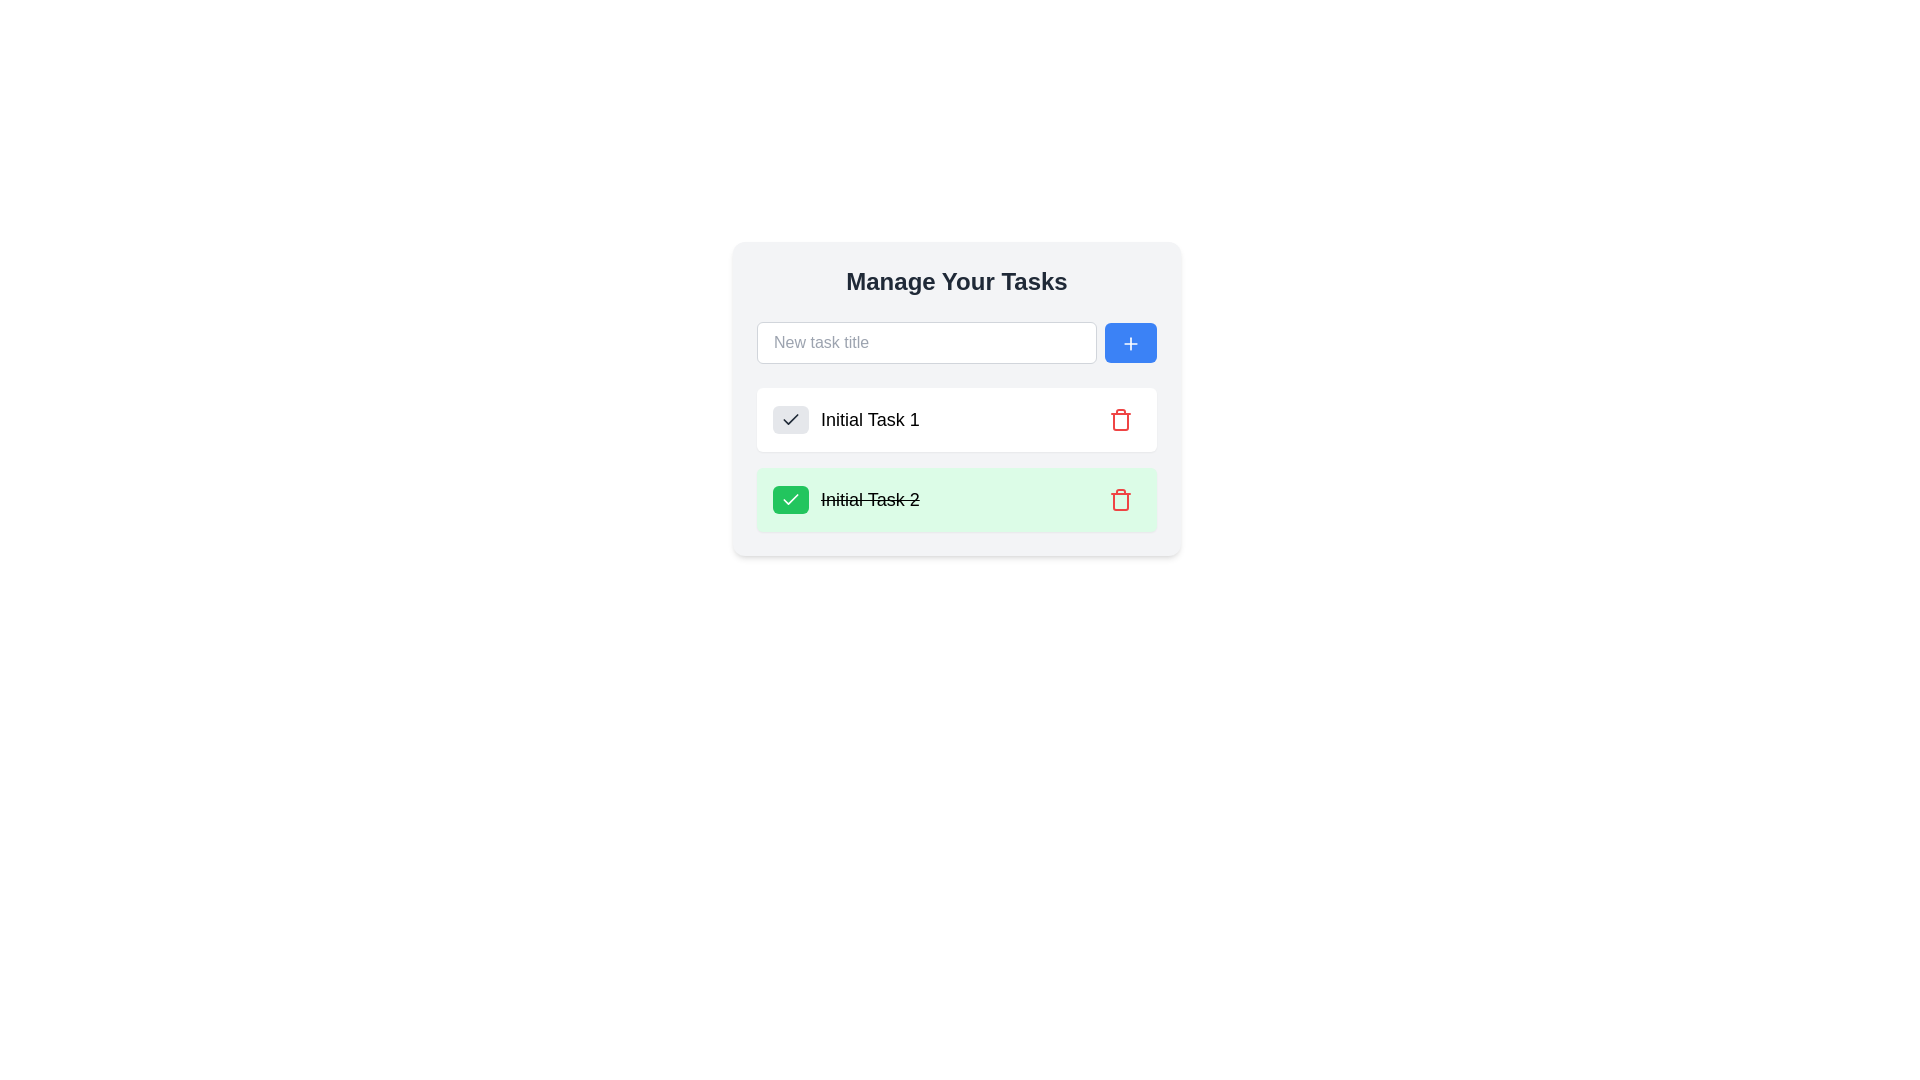 The width and height of the screenshot is (1920, 1080). What do you see at coordinates (1121, 500) in the screenshot?
I see `the trash can icon, which is a thin outline-only geometrical shape representing a trash bin, located to the right of the second highlighted task ('Initial Task 2')` at bounding box center [1121, 500].